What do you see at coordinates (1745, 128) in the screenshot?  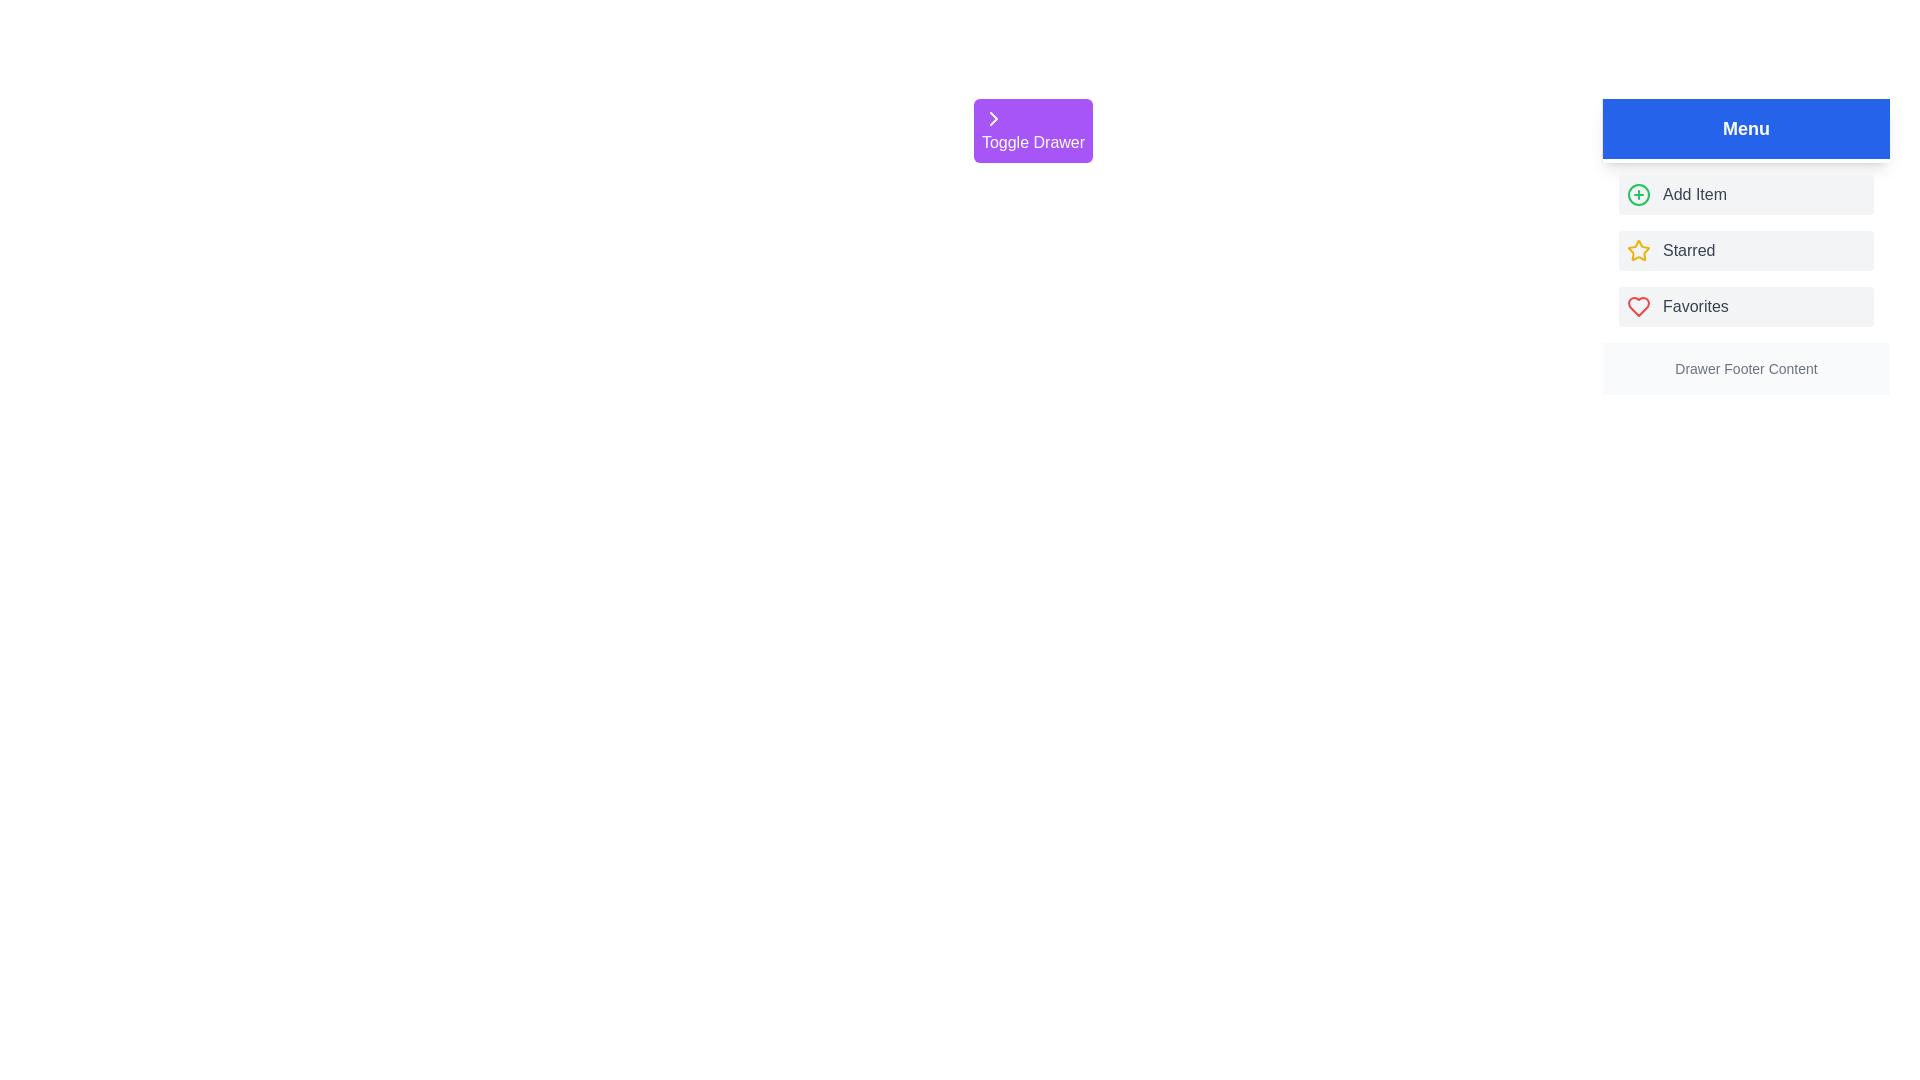 I see `the 'Menu' header in the drawer` at bounding box center [1745, 128].